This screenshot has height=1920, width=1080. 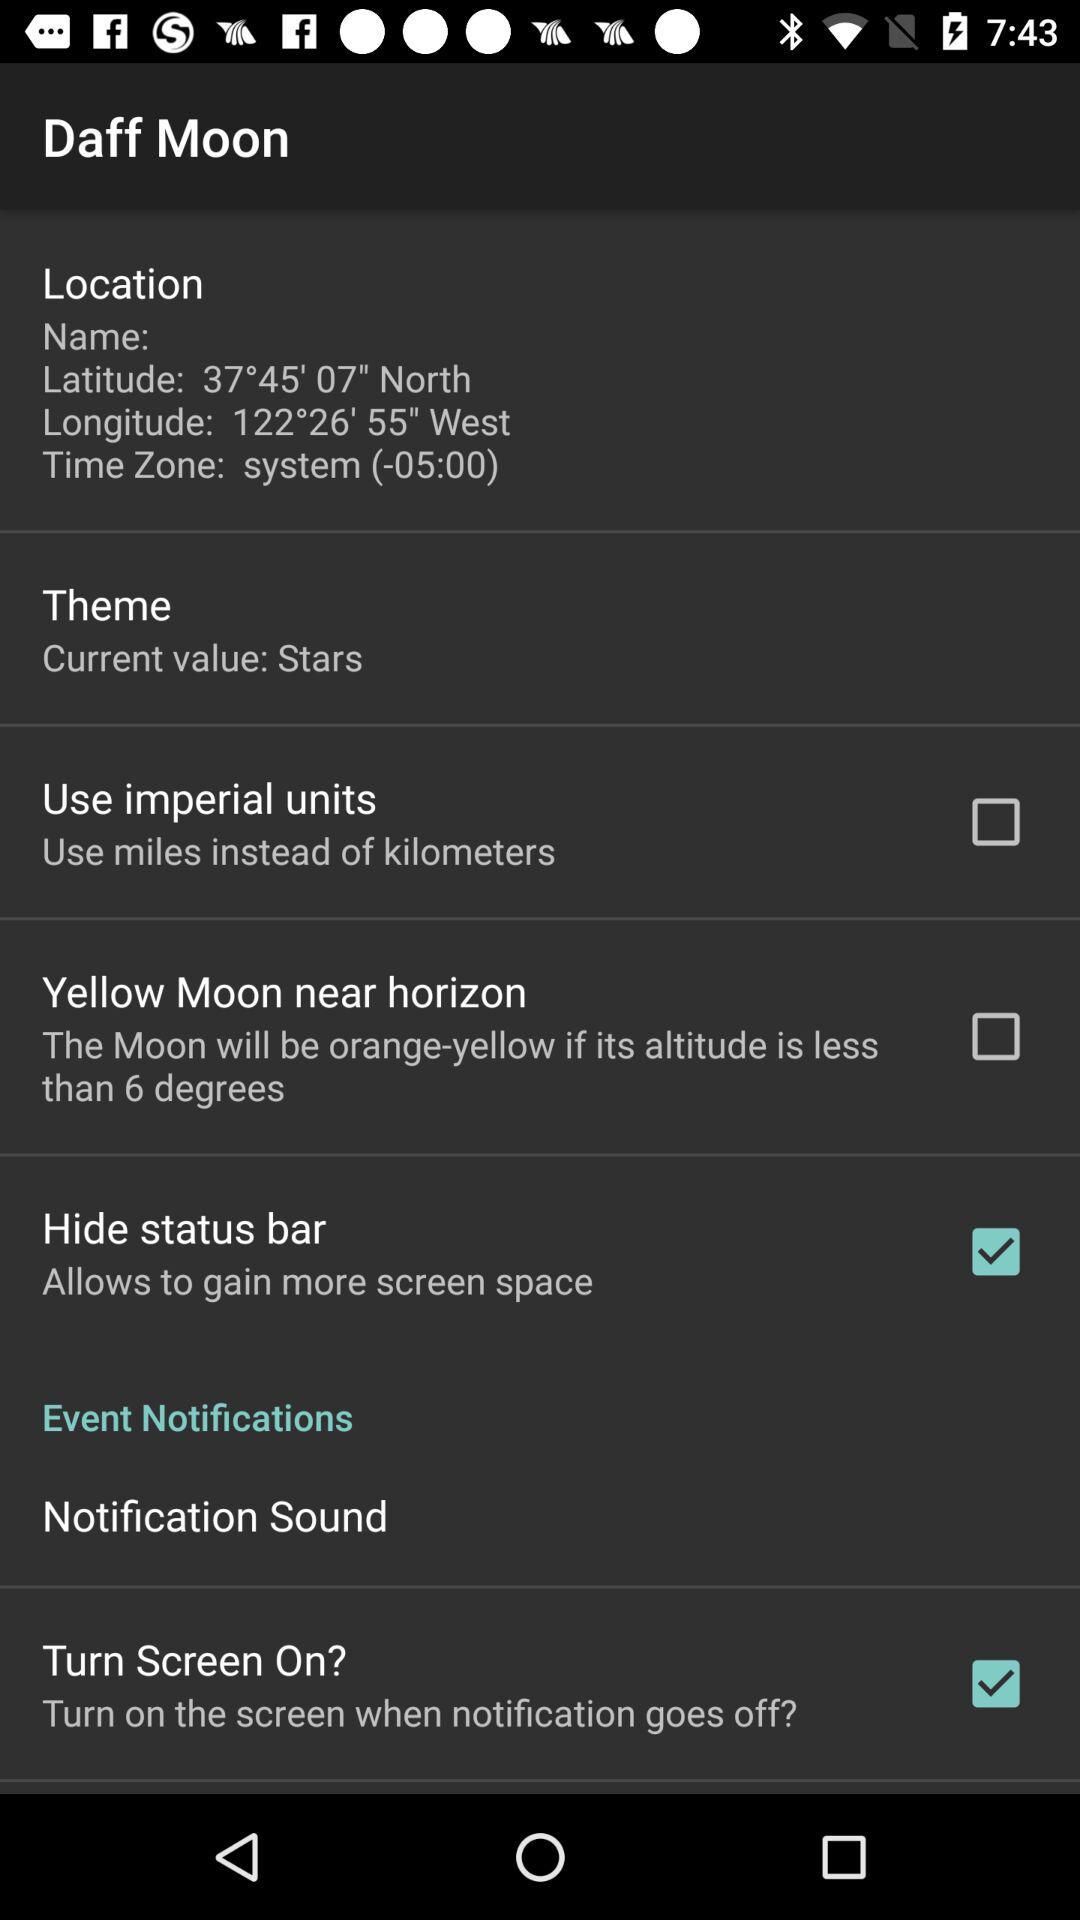 What do you see at coordinates (540, 1394) in the screenshot?
I see `event notifications app` at bounding box center [540, 1394].